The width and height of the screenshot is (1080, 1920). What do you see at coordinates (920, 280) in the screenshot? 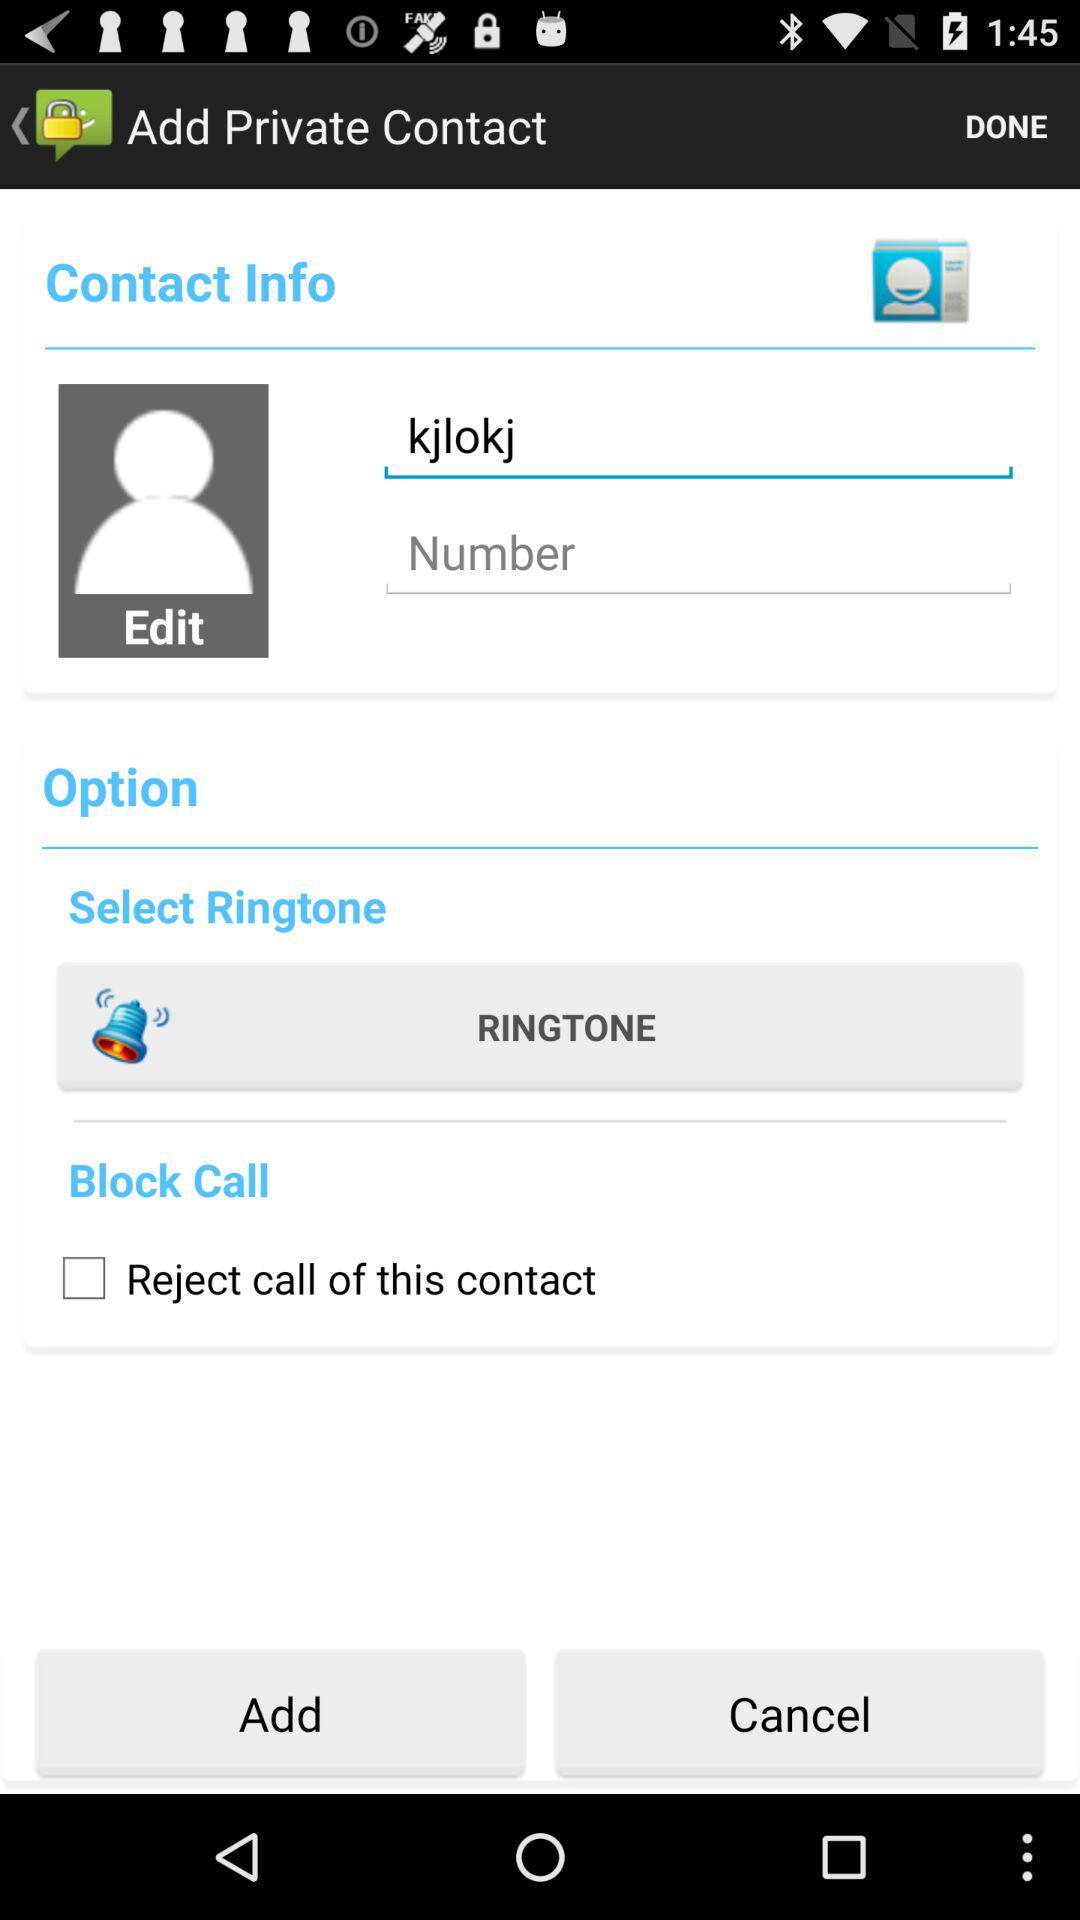
I see `contact button` at bounding box center [920, 280].